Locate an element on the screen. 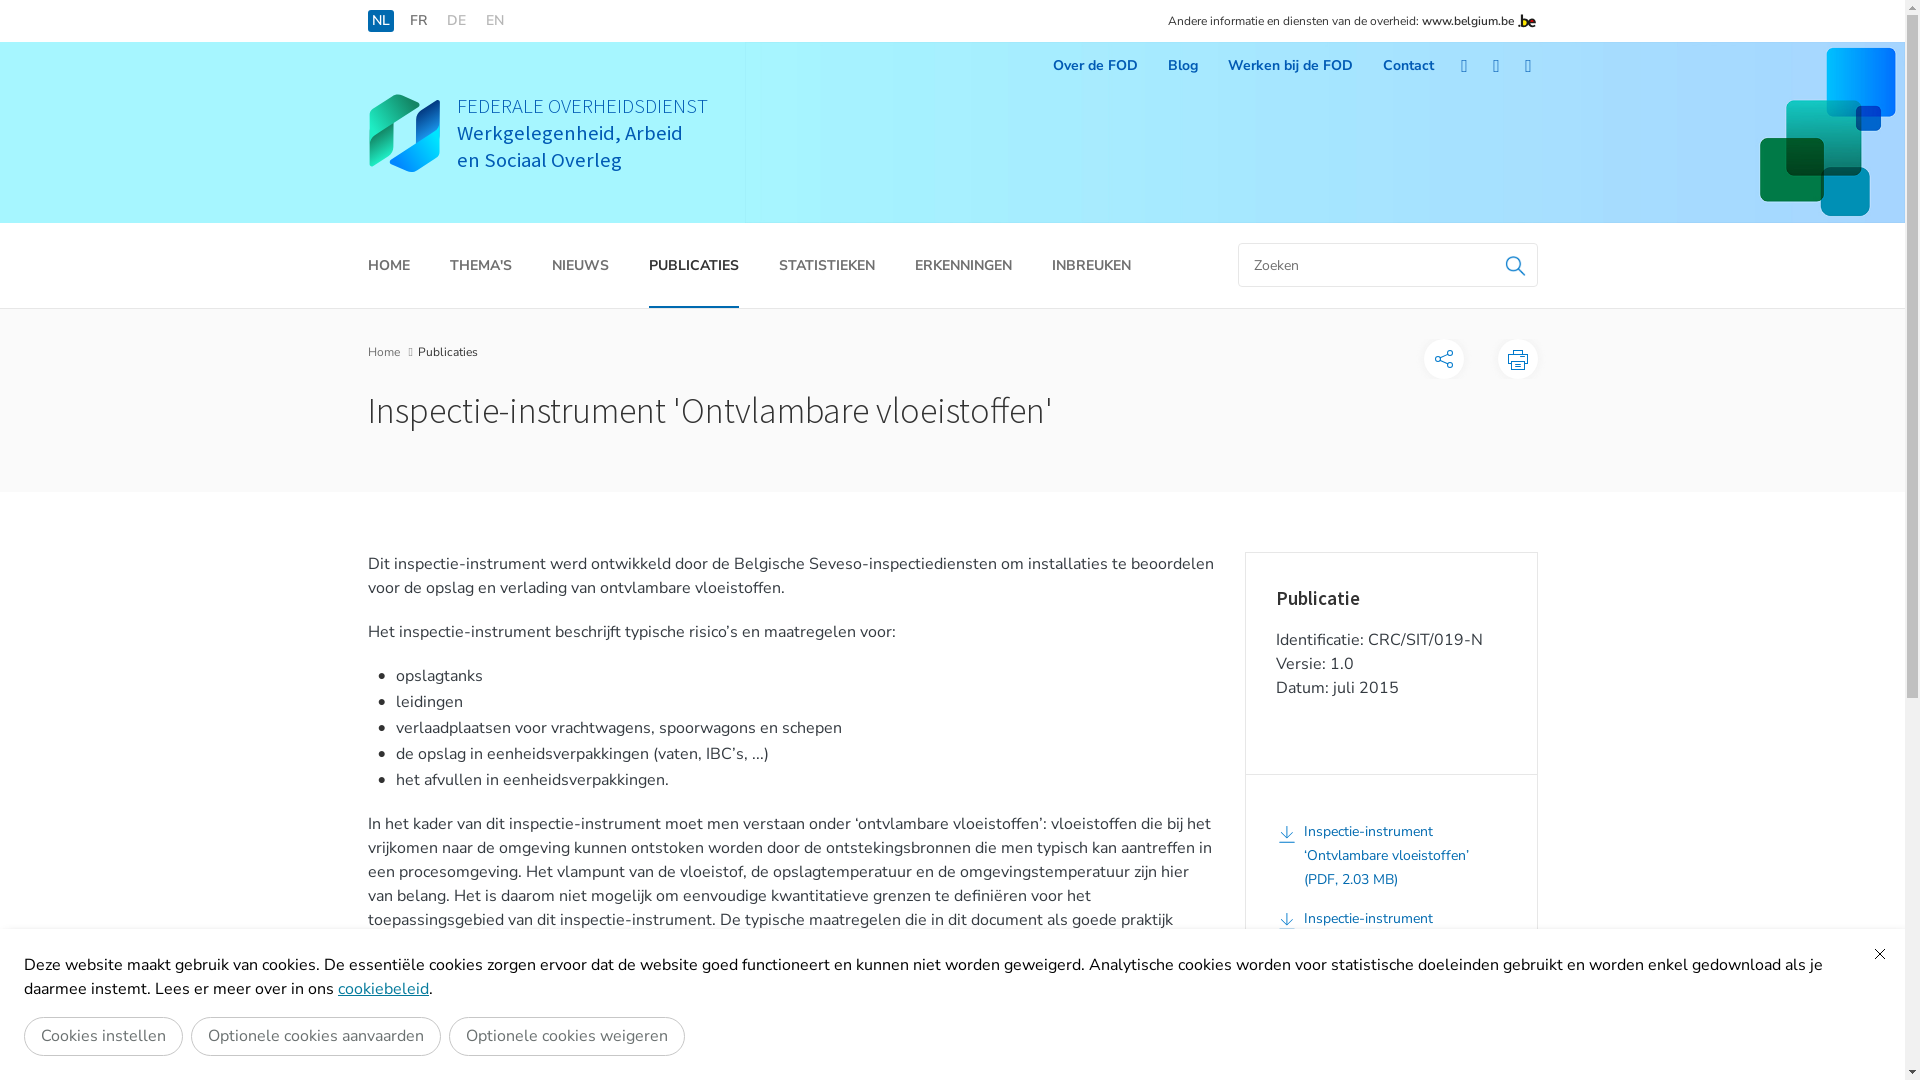 Image resolution: width=1920 pixels, height=1080 pixels. 'NL' is located at coordinates (380, 20).